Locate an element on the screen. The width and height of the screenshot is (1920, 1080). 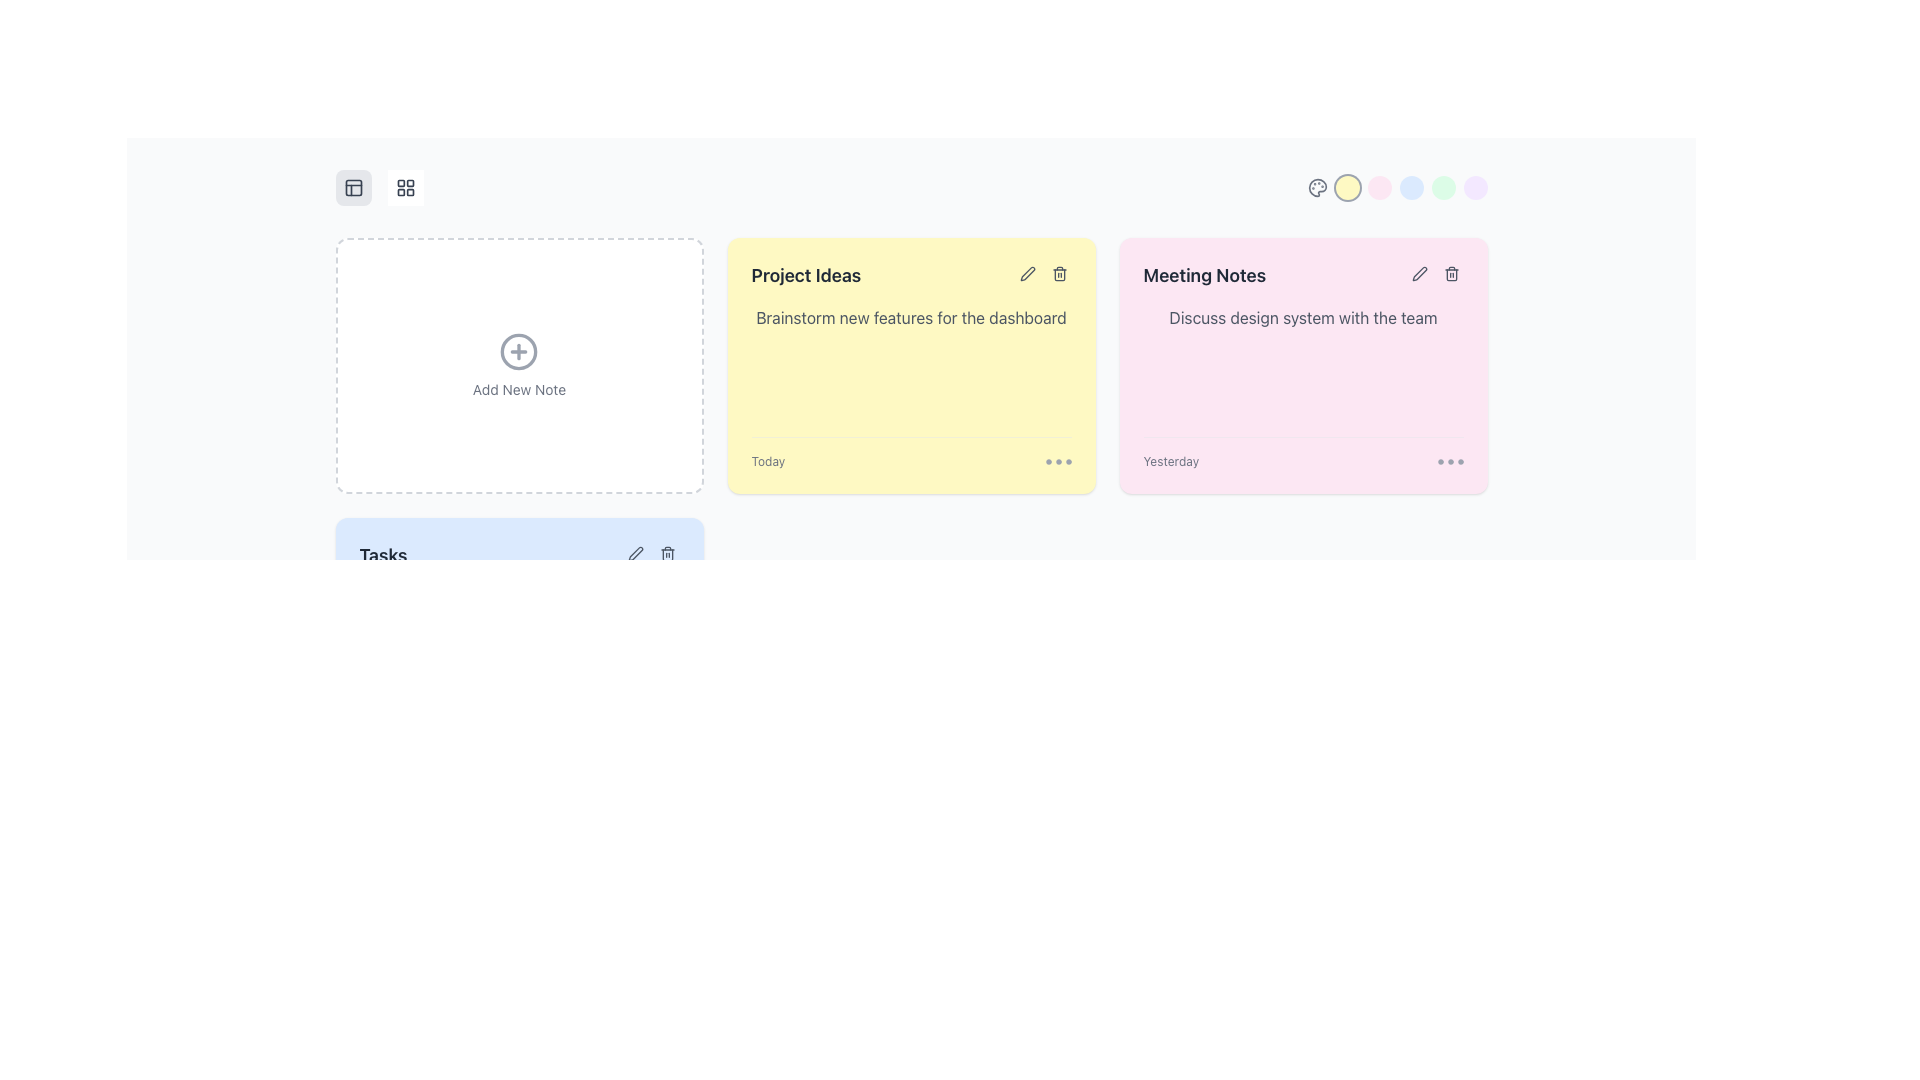
the 'Add New Note' text label, which is displayed in gray and darkens on hover, located below the circular plus icon in the first panel of the note containers grid is located at coordinates (519, 389).